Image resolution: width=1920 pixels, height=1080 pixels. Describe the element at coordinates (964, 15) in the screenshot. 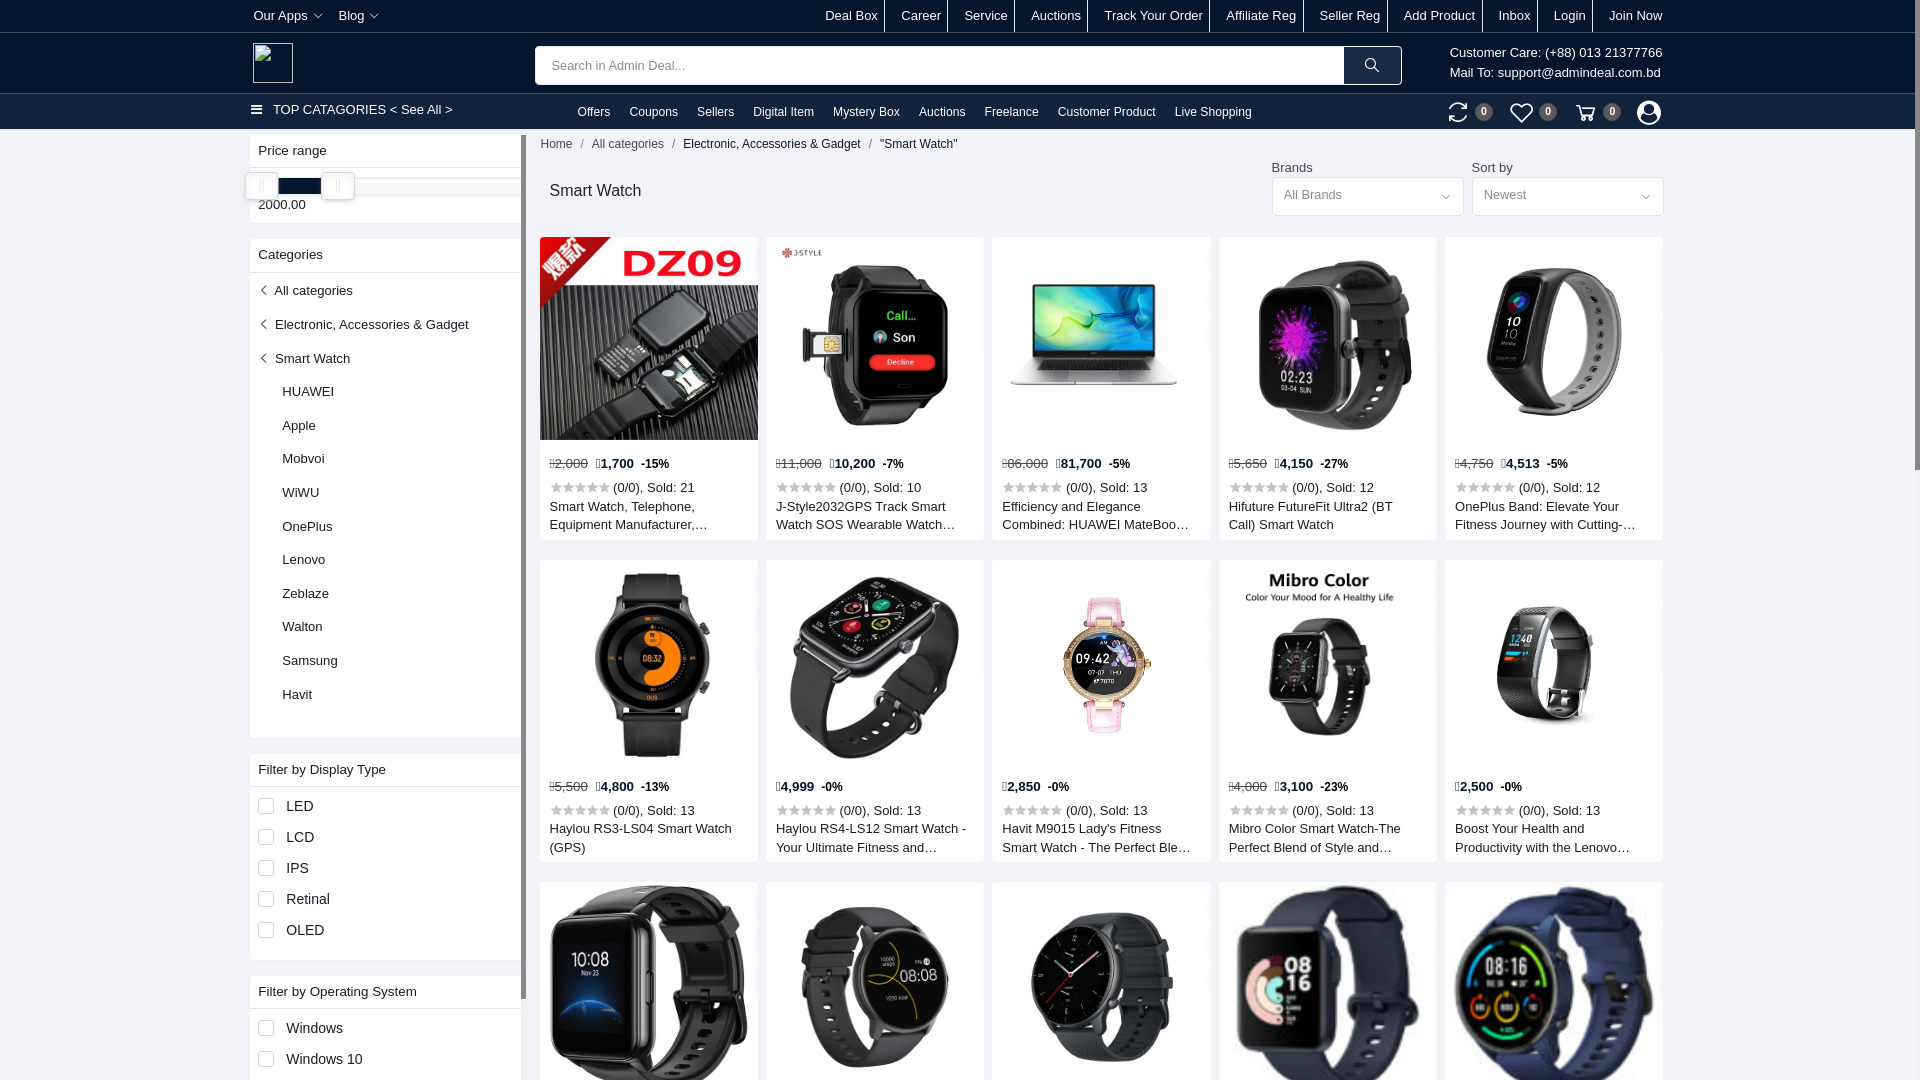

I see `'Service'` at that location.